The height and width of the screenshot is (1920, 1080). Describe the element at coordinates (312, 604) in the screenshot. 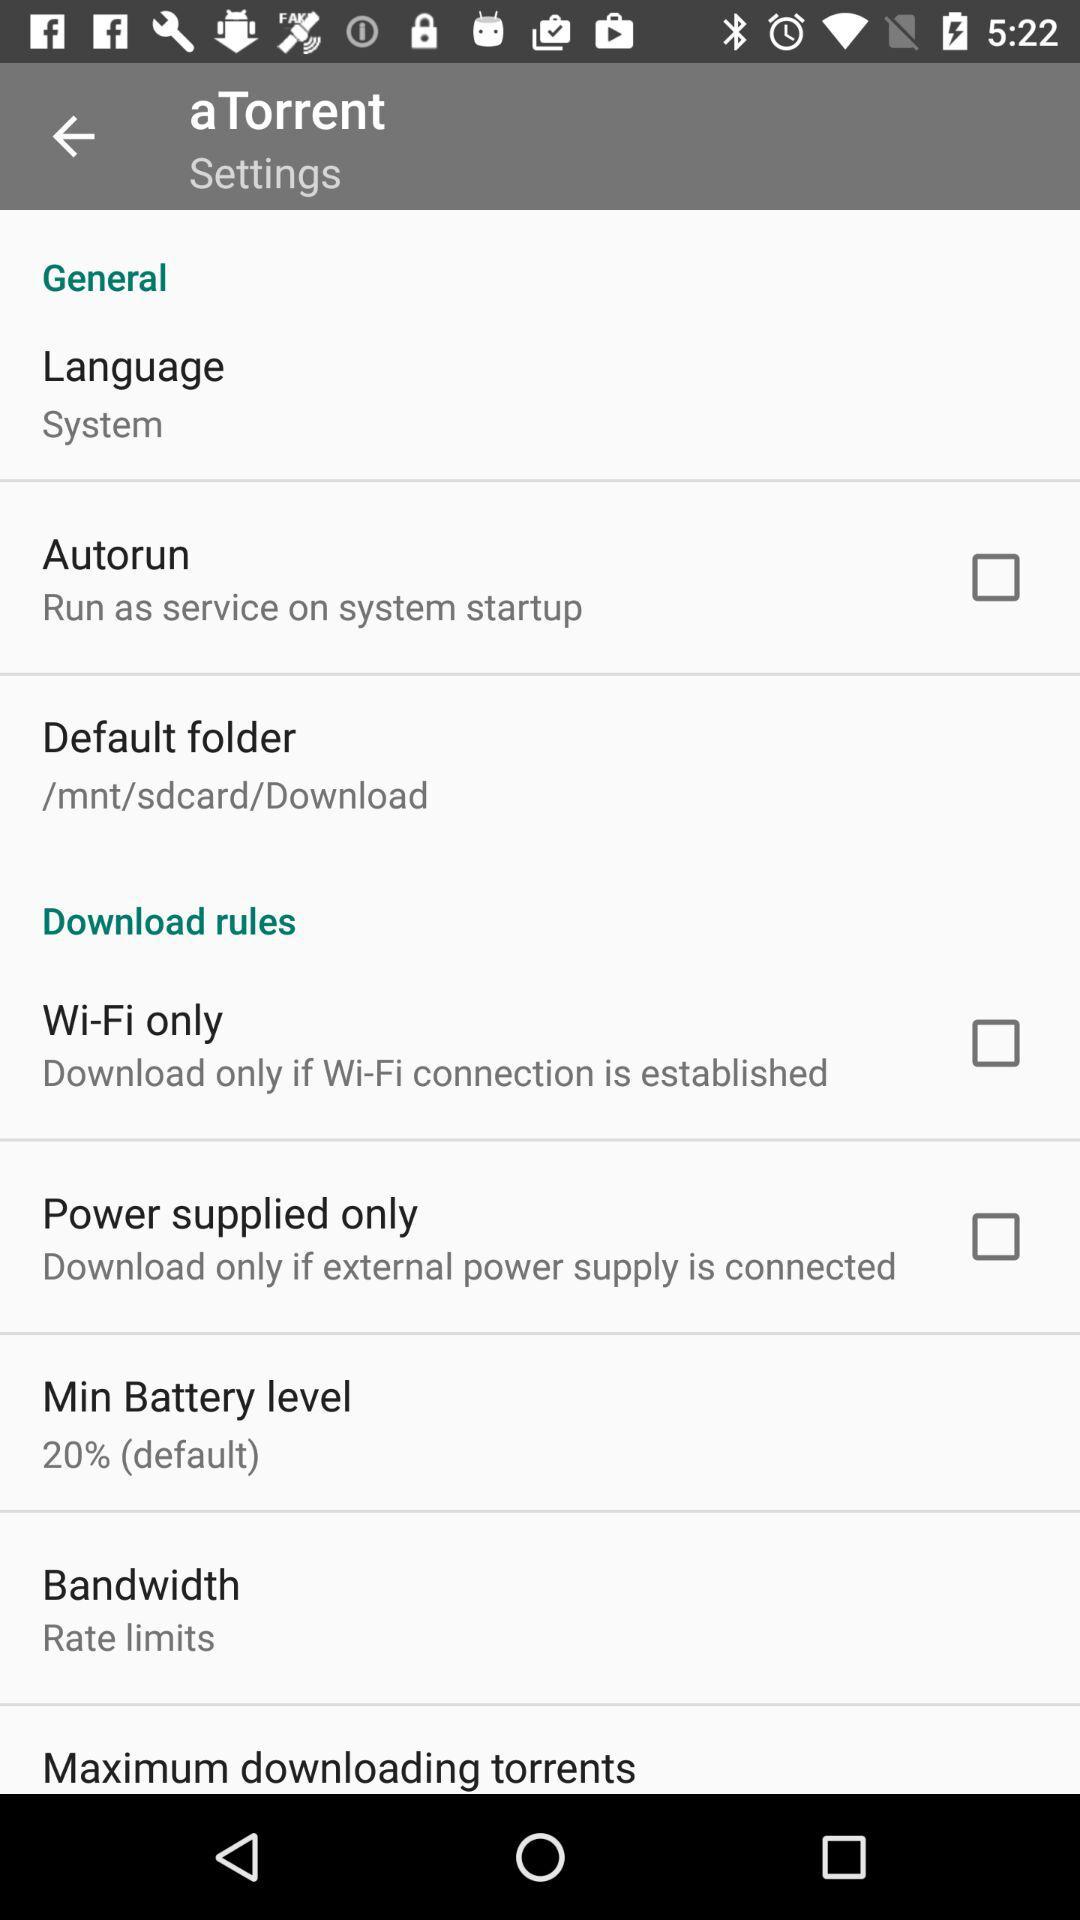

I see `icon above the default folder item` at that location.